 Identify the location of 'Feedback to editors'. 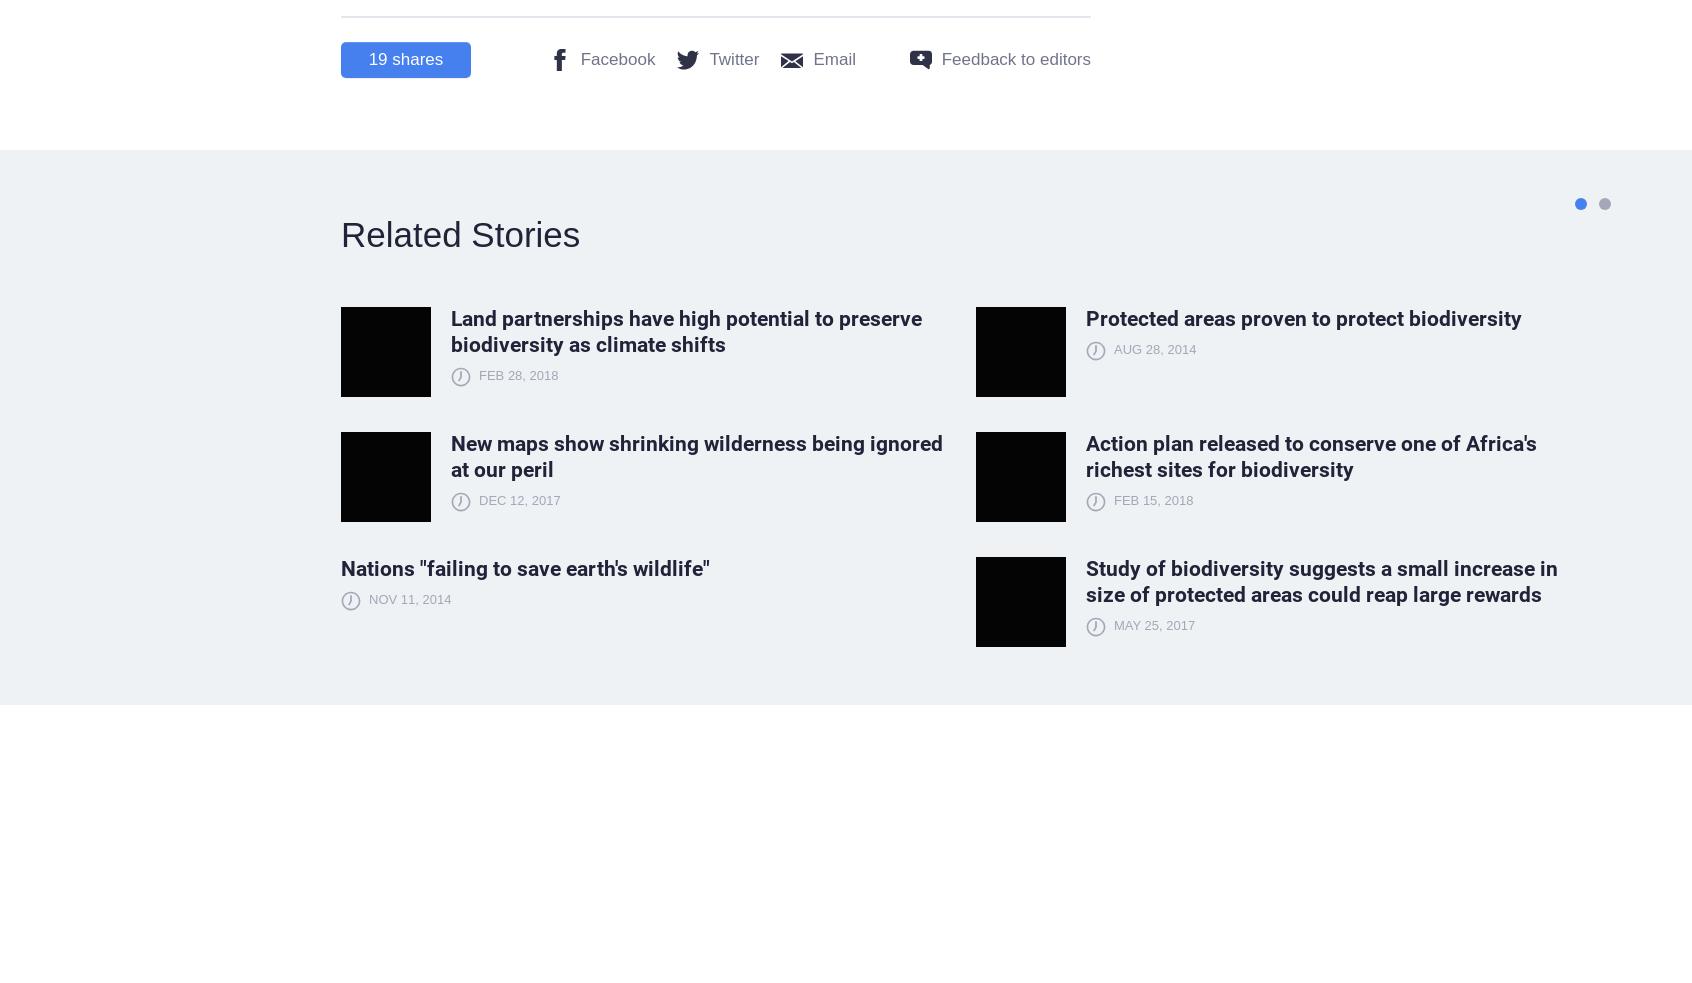
(1015, 57).